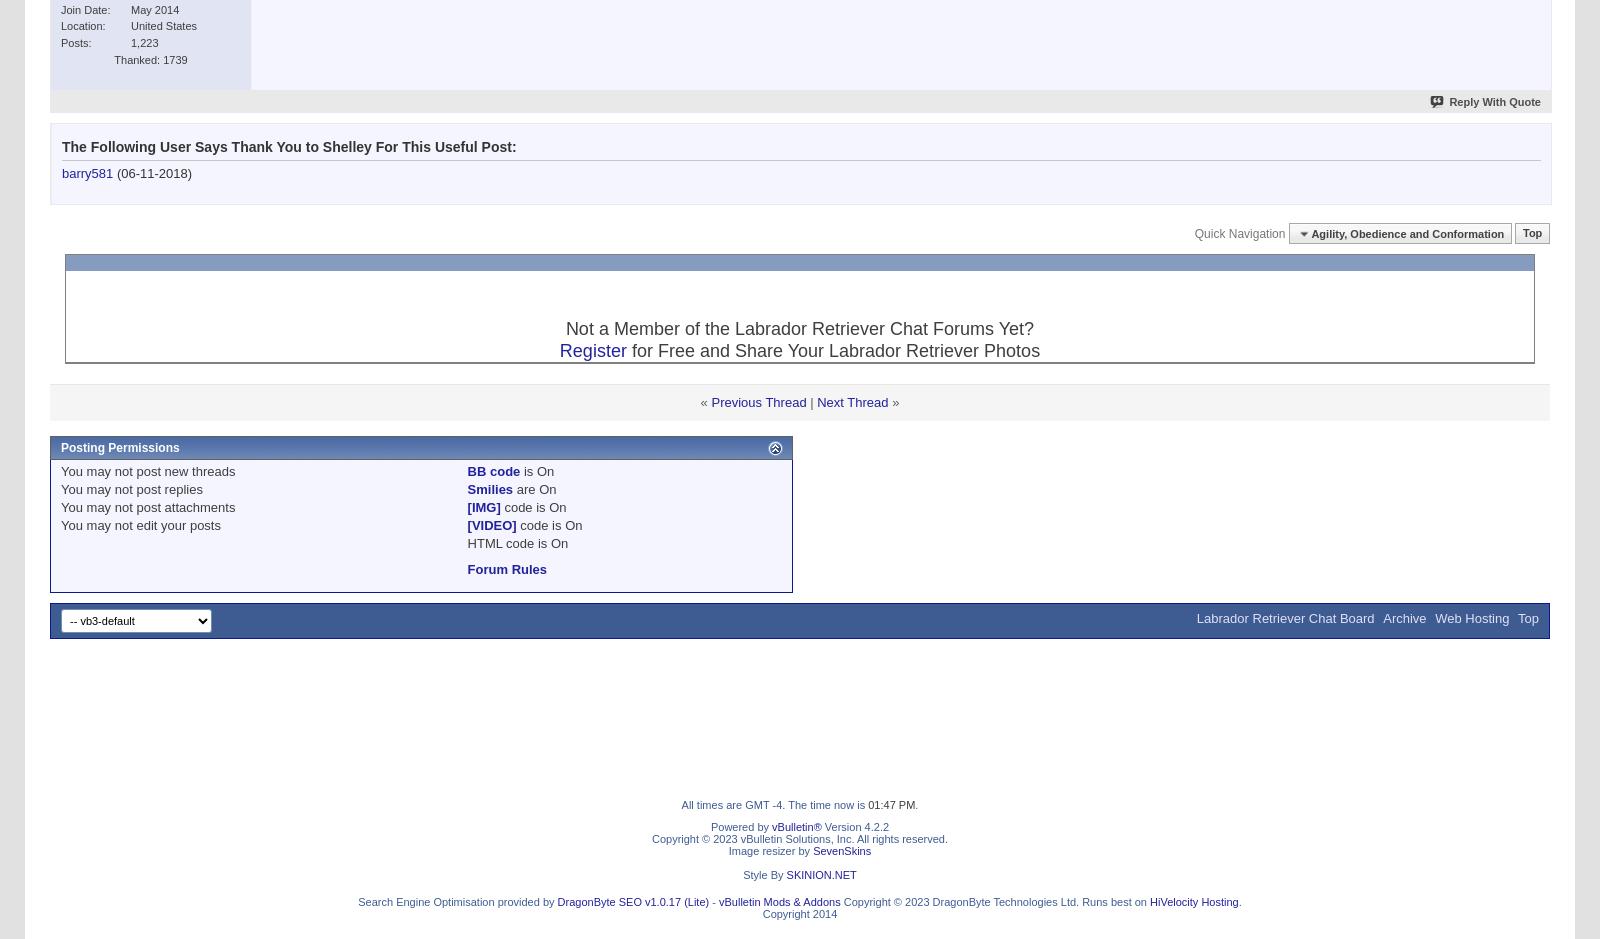 This screenshot has width=1600, height=939. Describe the element at coordinates (511, 488) in the screenshot. I see `'are'` at that location.